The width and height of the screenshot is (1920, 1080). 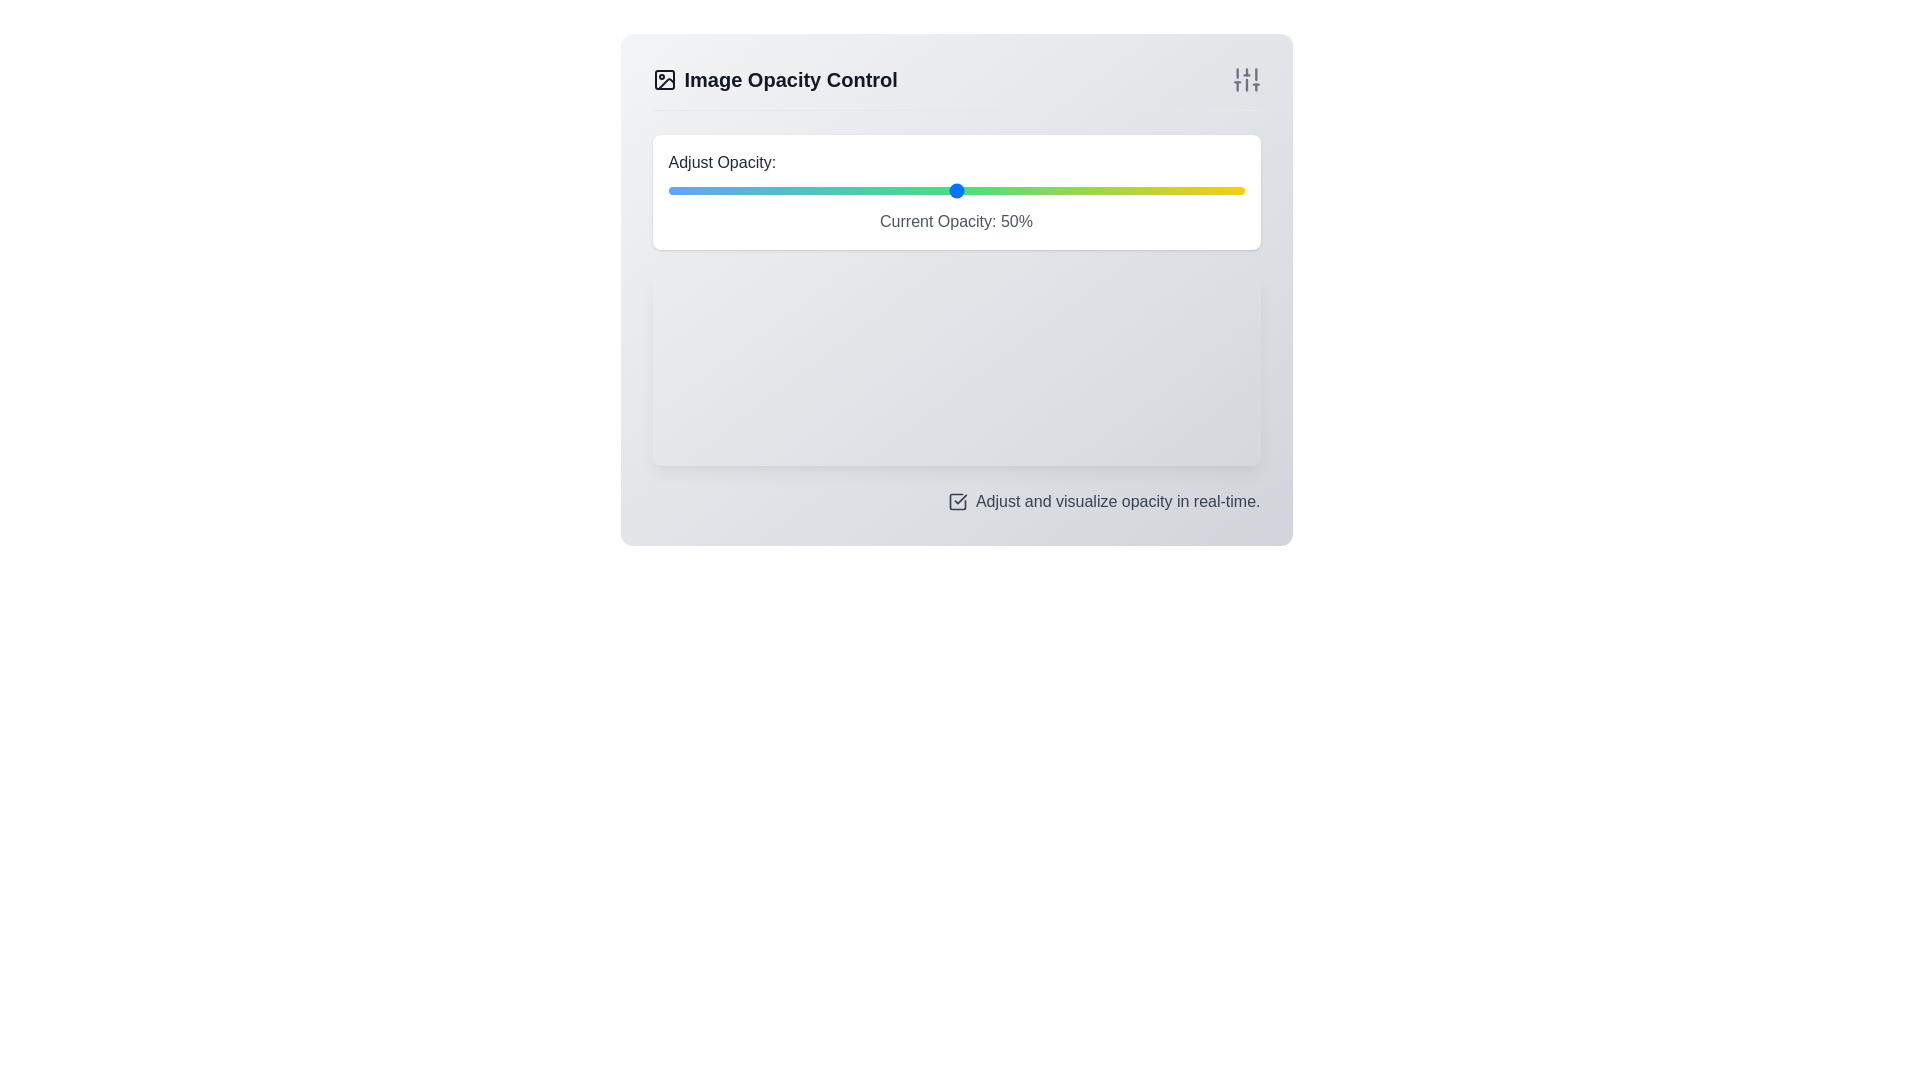 I want to click on the opacity value, so click(x=1105, y=191).